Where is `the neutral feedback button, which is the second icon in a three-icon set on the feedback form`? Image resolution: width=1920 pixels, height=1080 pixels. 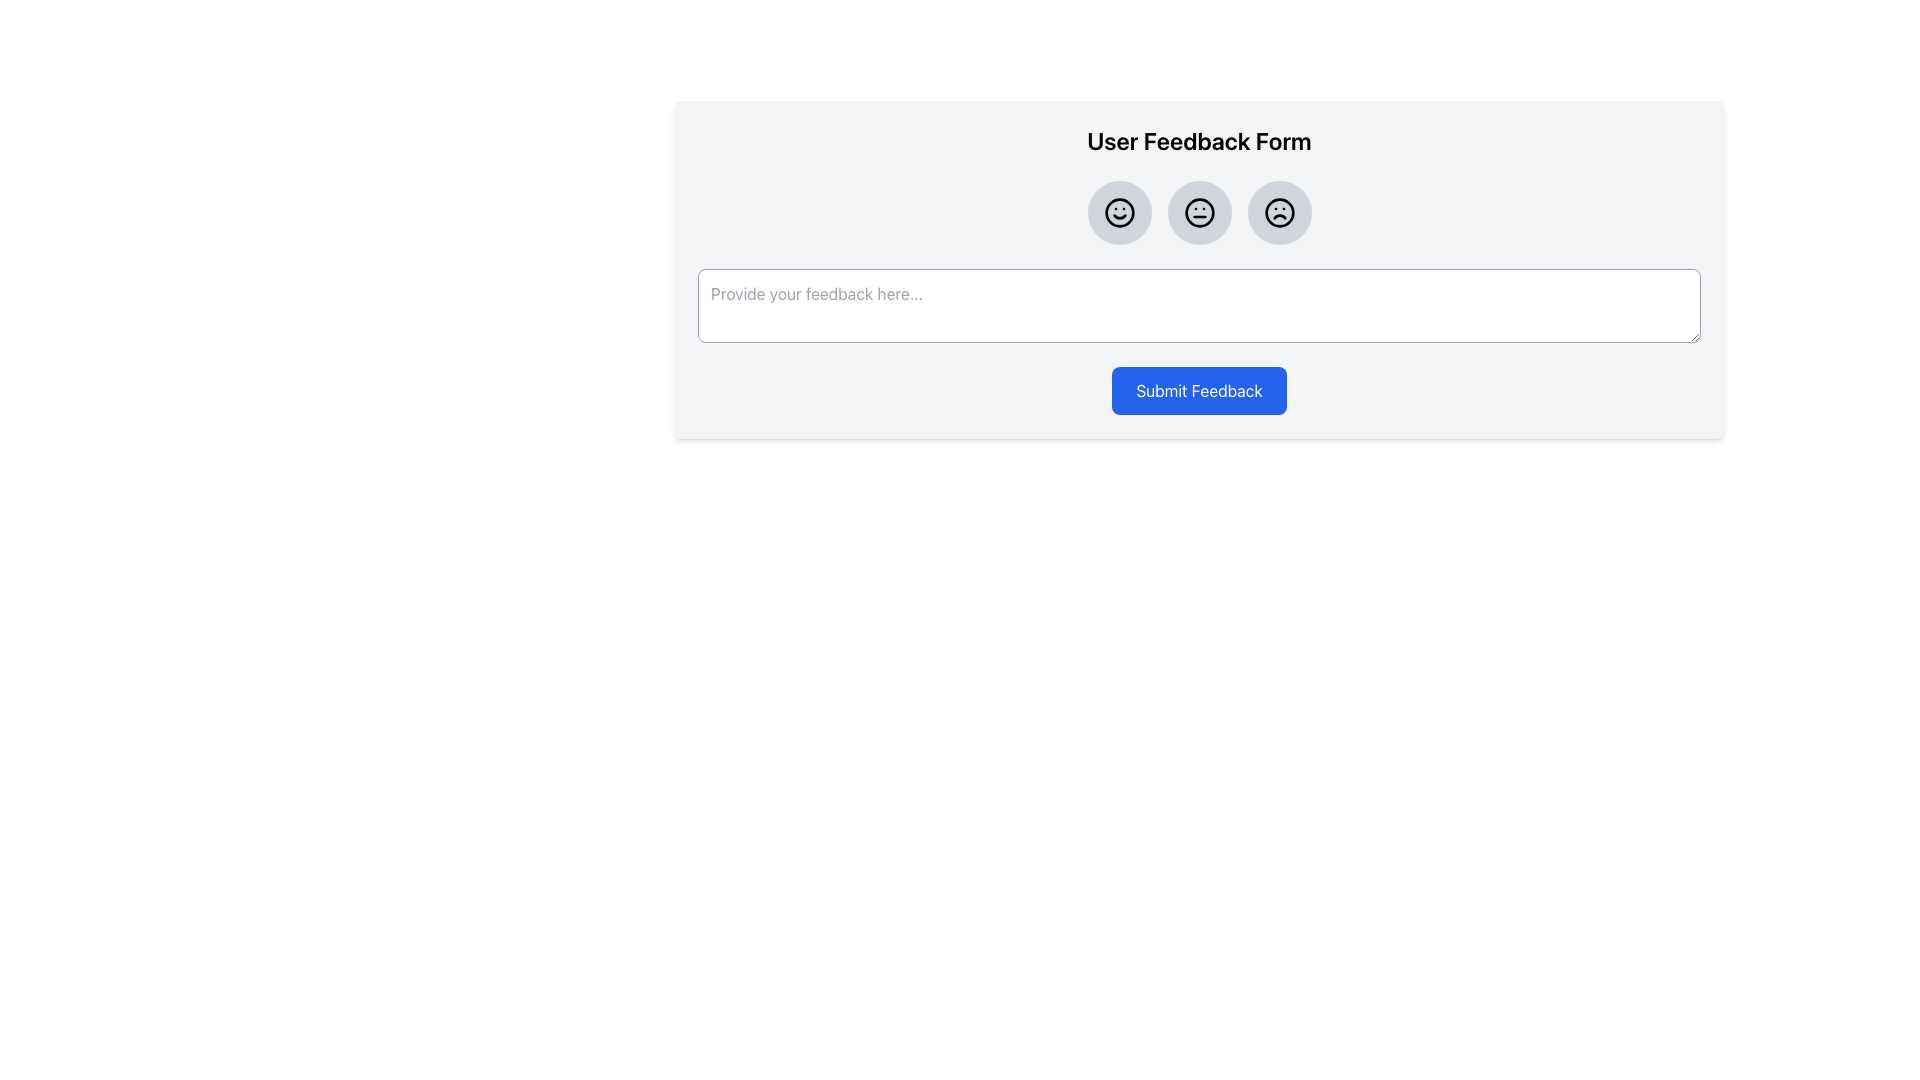
the neutral feedback button, which is the second icon in a three-icon set on the feedback form is located at coordinates (1199, 212).